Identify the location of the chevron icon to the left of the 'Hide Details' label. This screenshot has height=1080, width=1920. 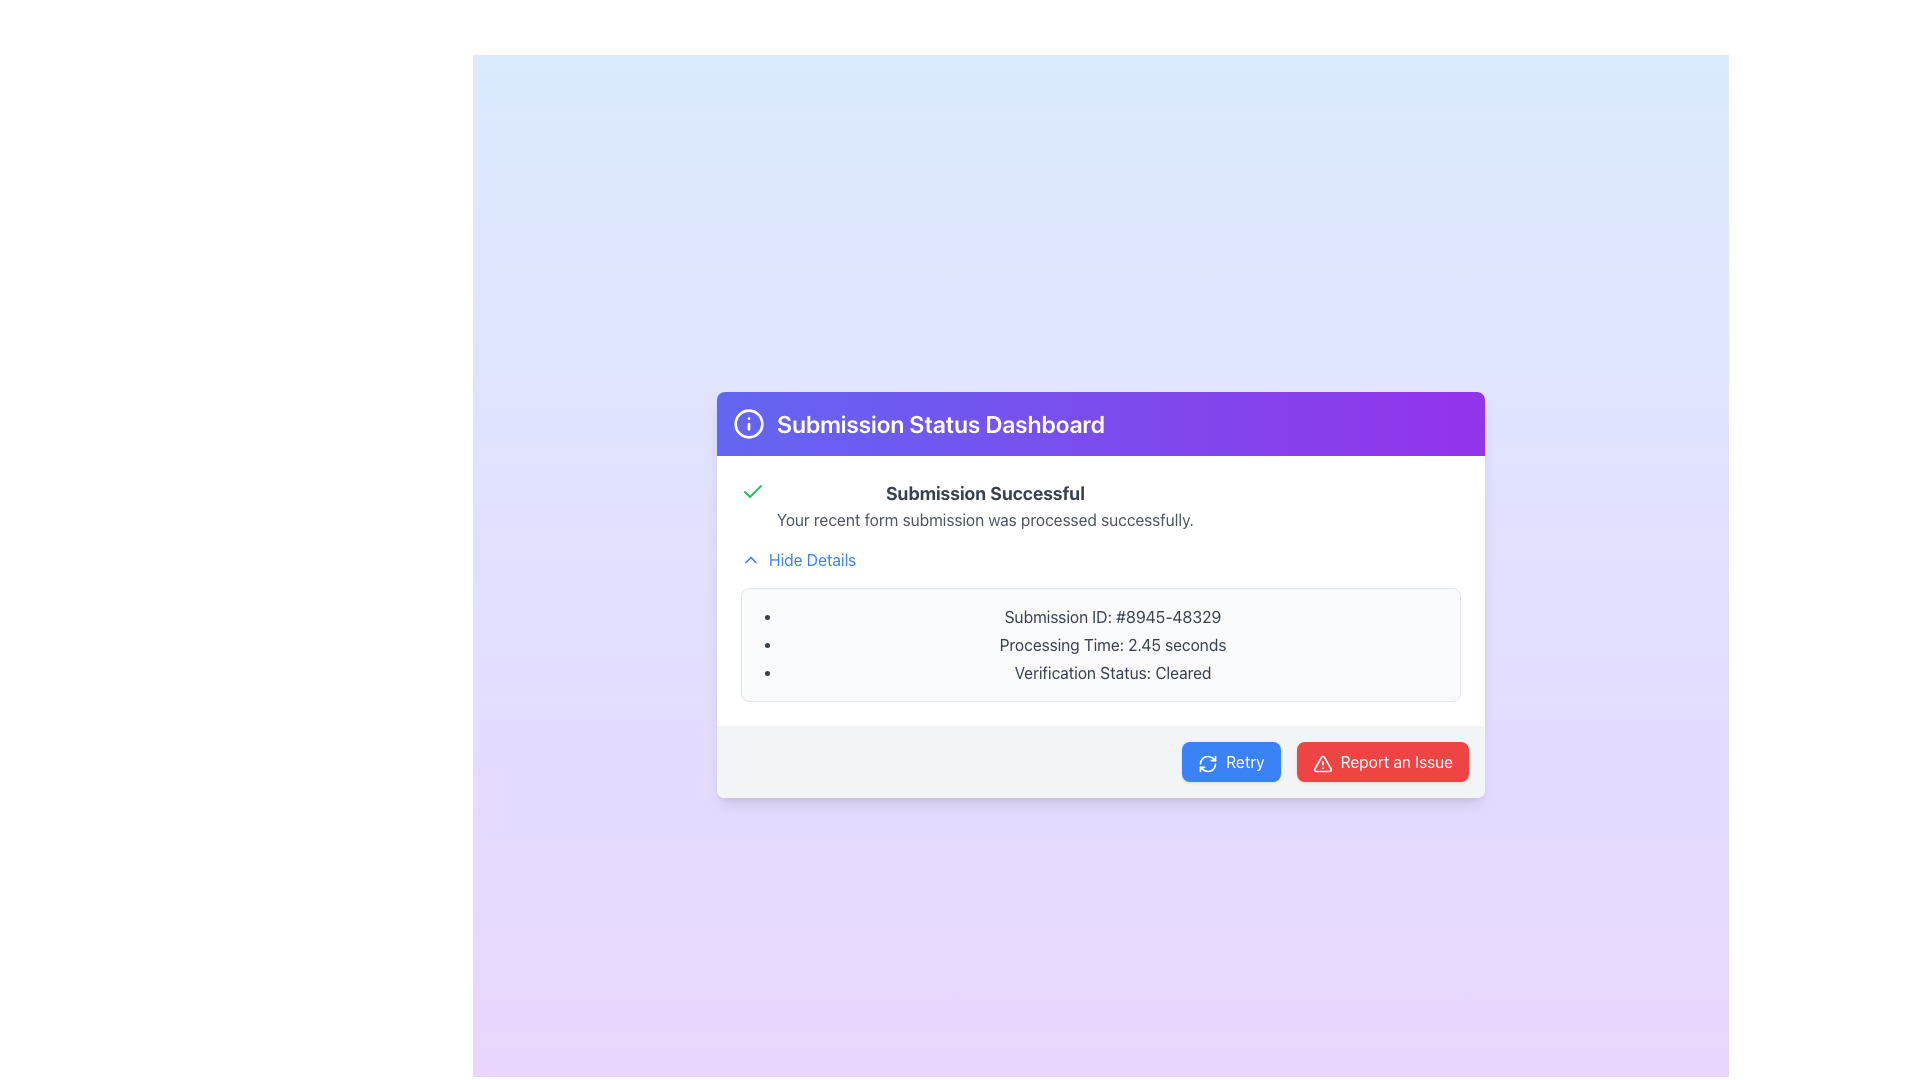
(749, 559).